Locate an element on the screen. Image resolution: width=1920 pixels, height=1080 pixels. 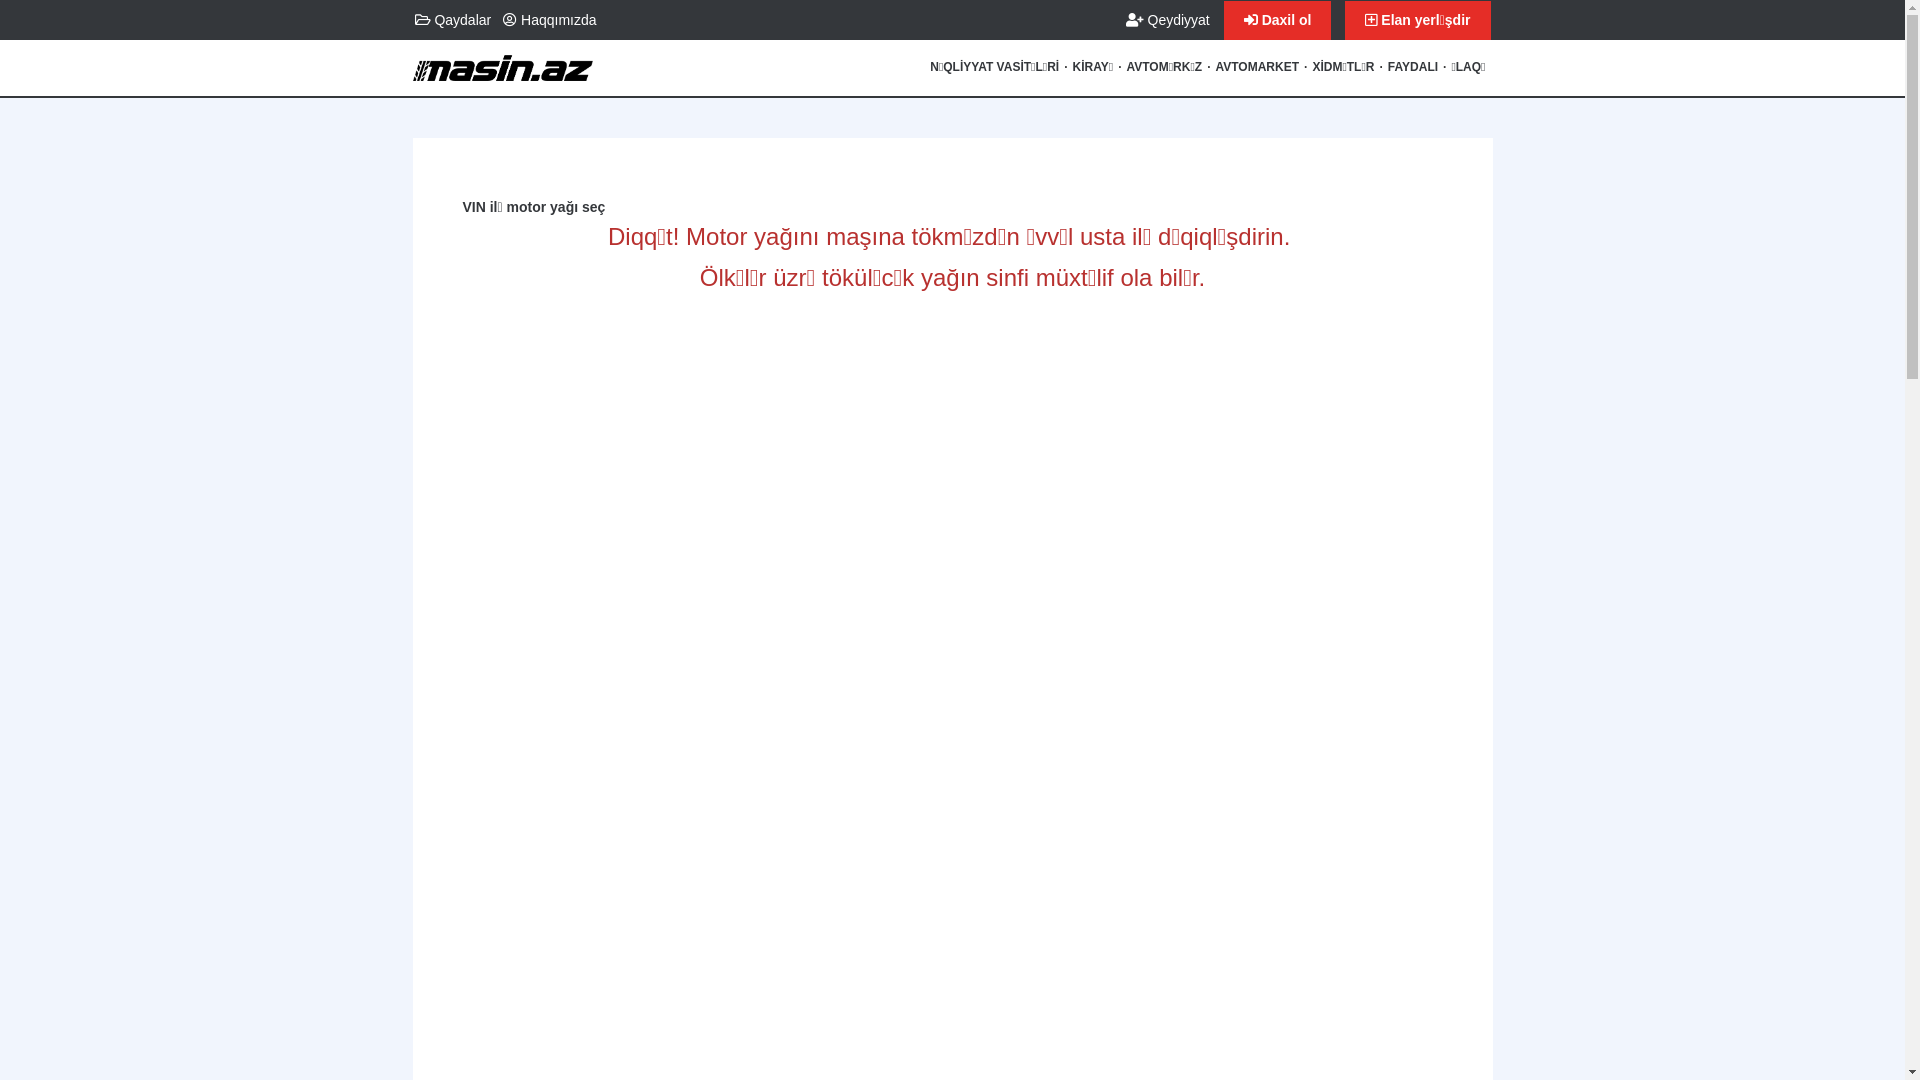
'Loqotip' is located at coordinates (502, 59).